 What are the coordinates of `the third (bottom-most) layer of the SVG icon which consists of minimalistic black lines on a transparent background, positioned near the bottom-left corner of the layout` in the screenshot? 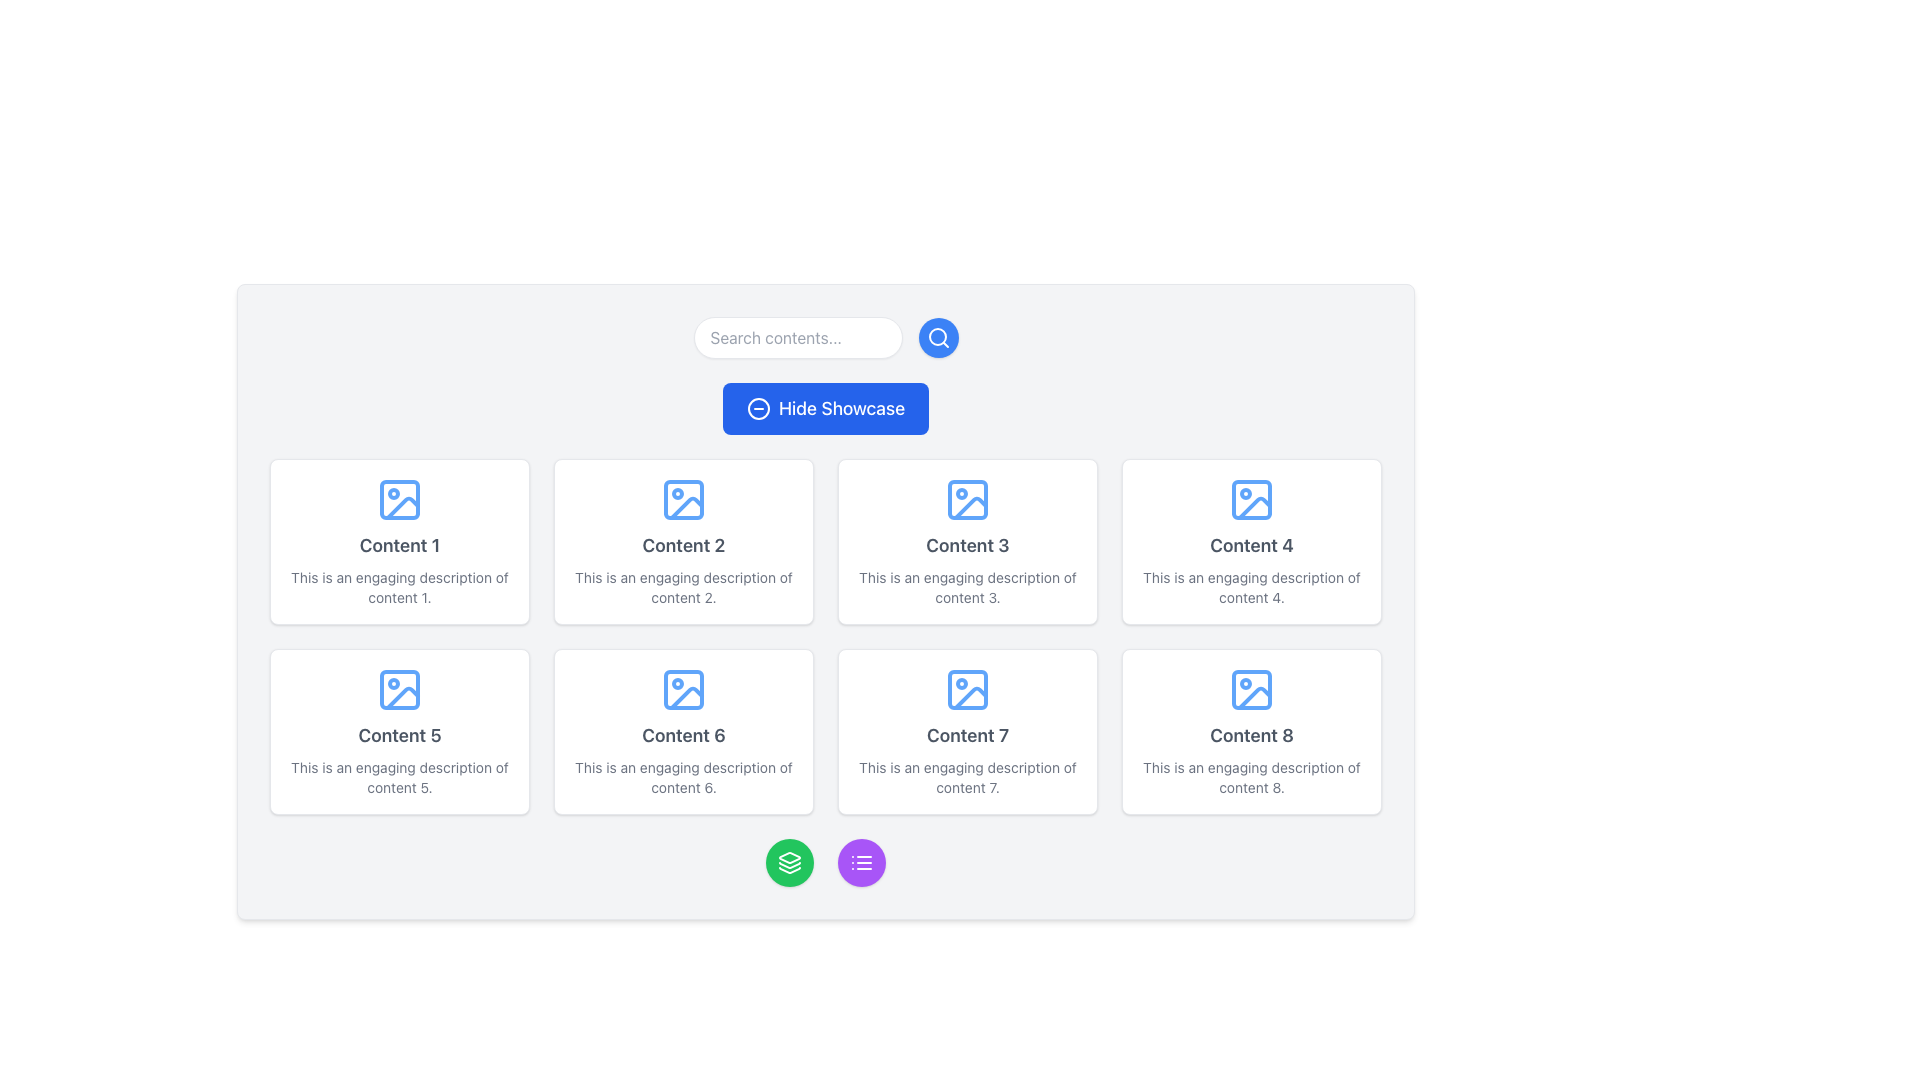 It's located at (789, 869).